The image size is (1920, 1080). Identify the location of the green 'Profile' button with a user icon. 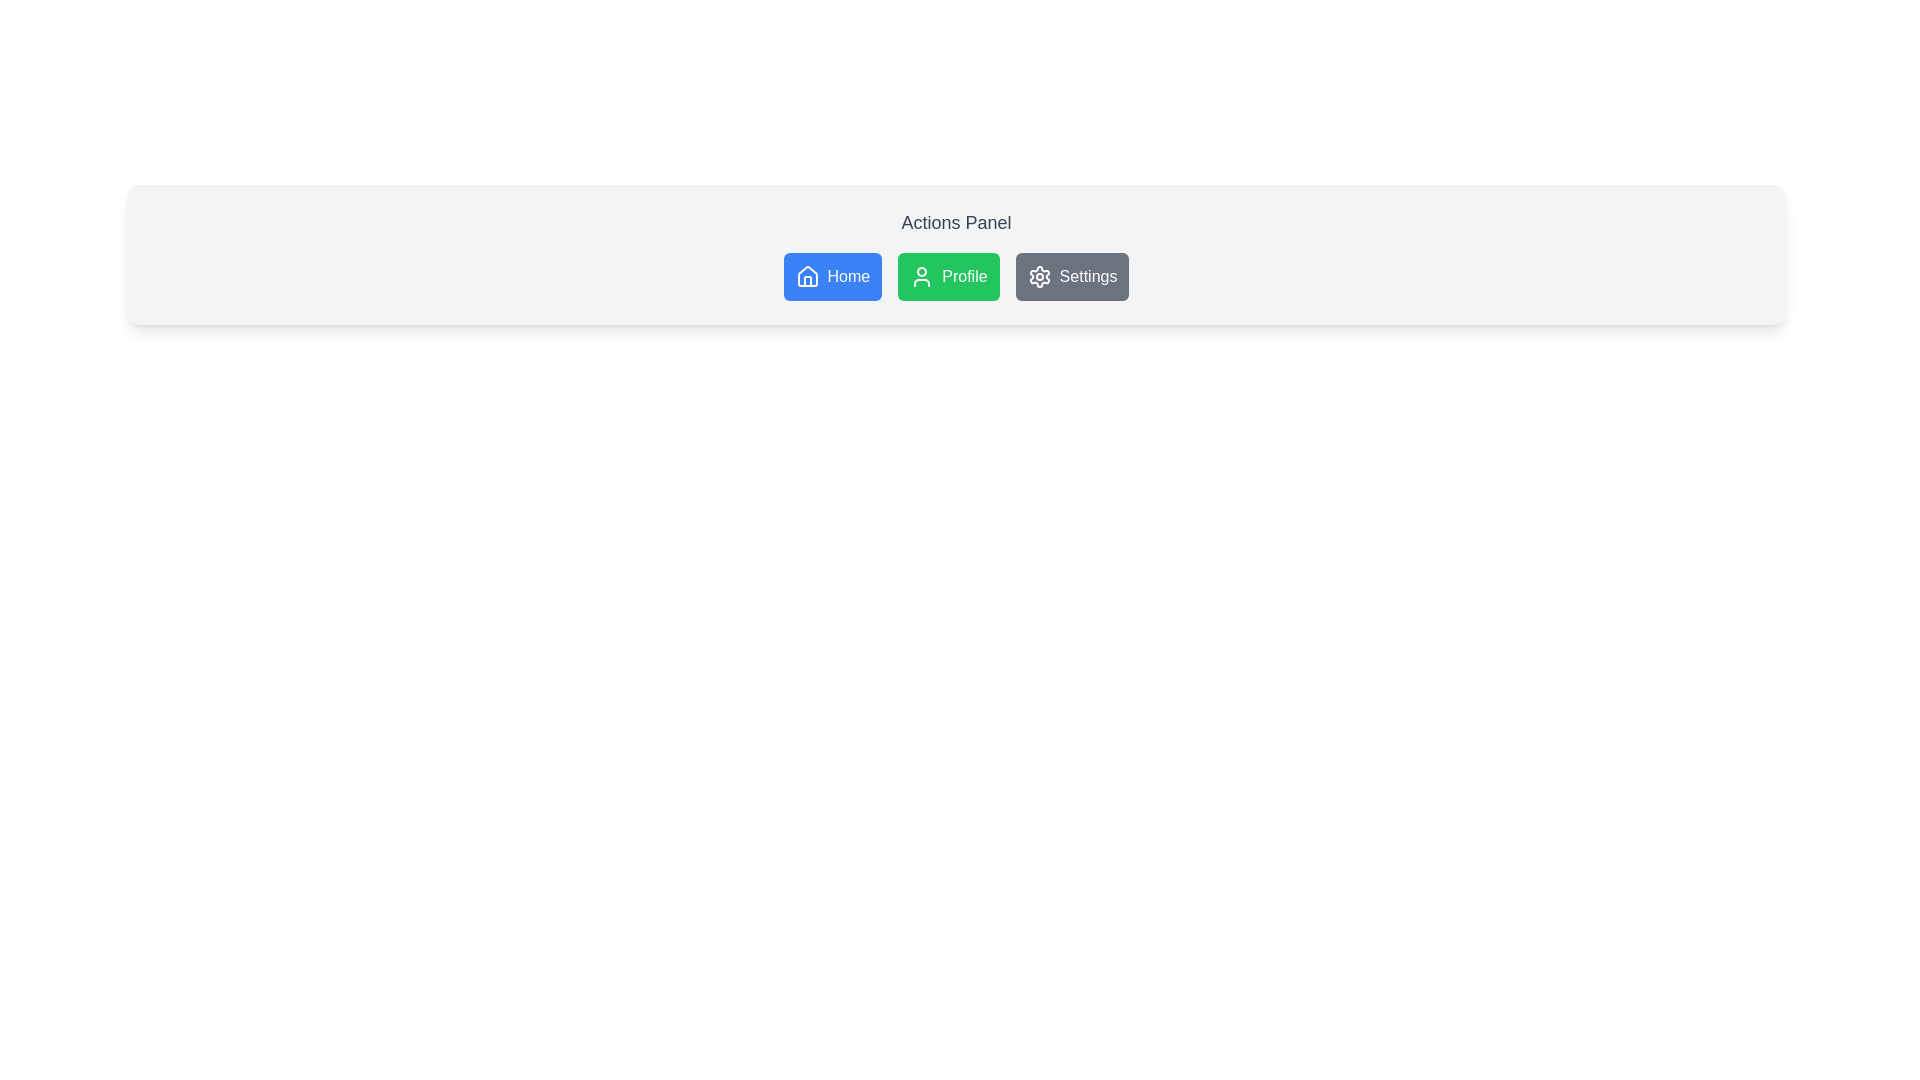
(947, 277).